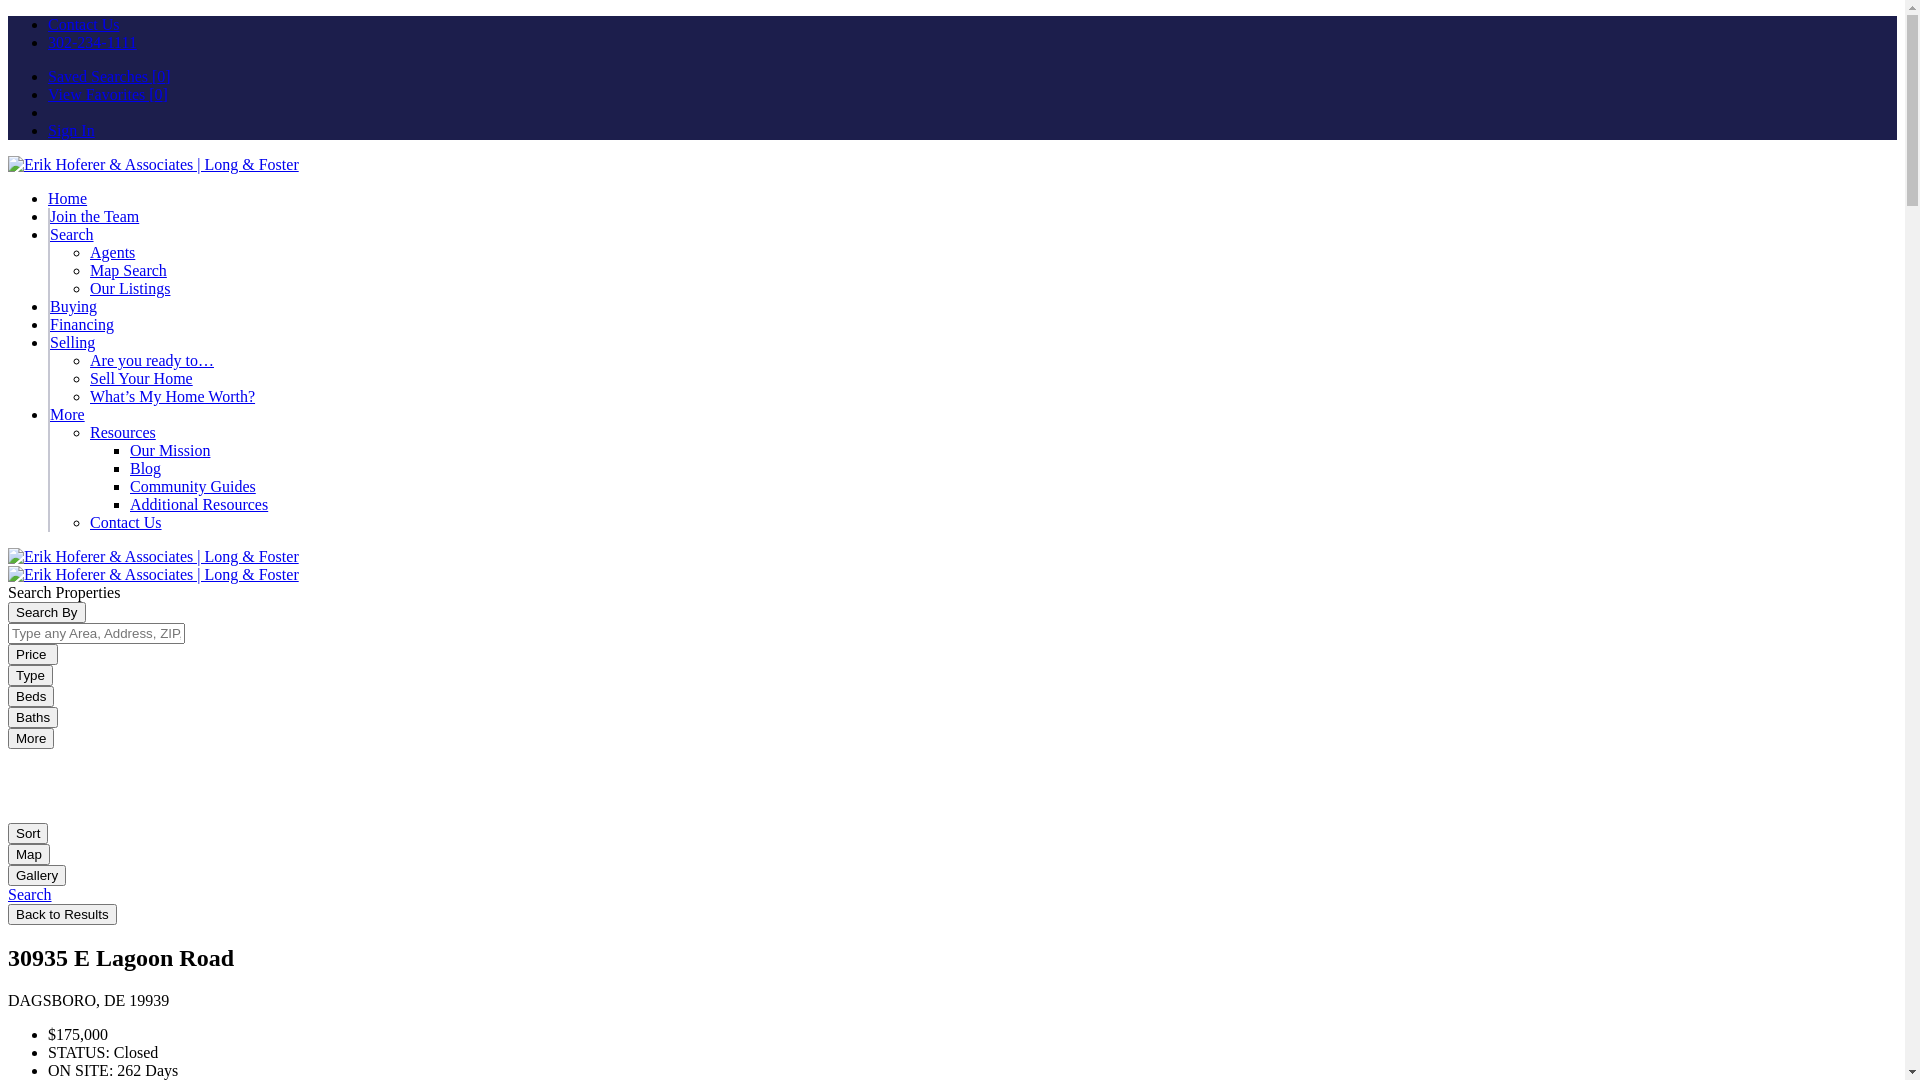 Image resolution: width=1920 pixels, height=1080 pixels. What do you see at coordinates (28, 833) in the screenshot?
I see `'Sort'` at bounding box center [28, 833].